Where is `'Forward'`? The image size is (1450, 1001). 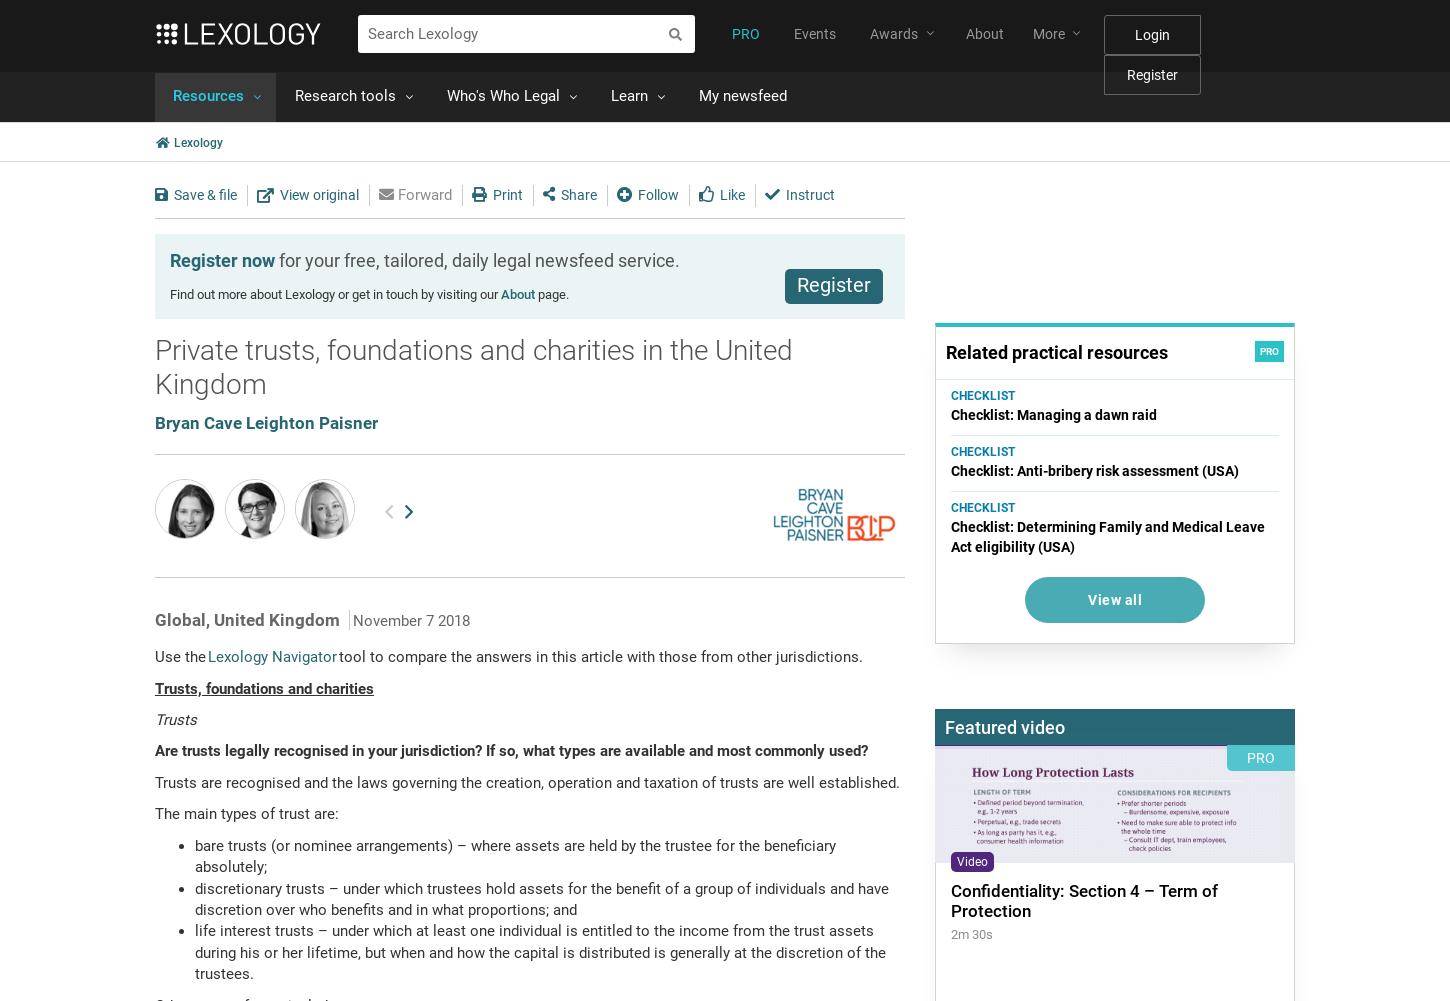
'Forward' is located at coordinates (423, 193).